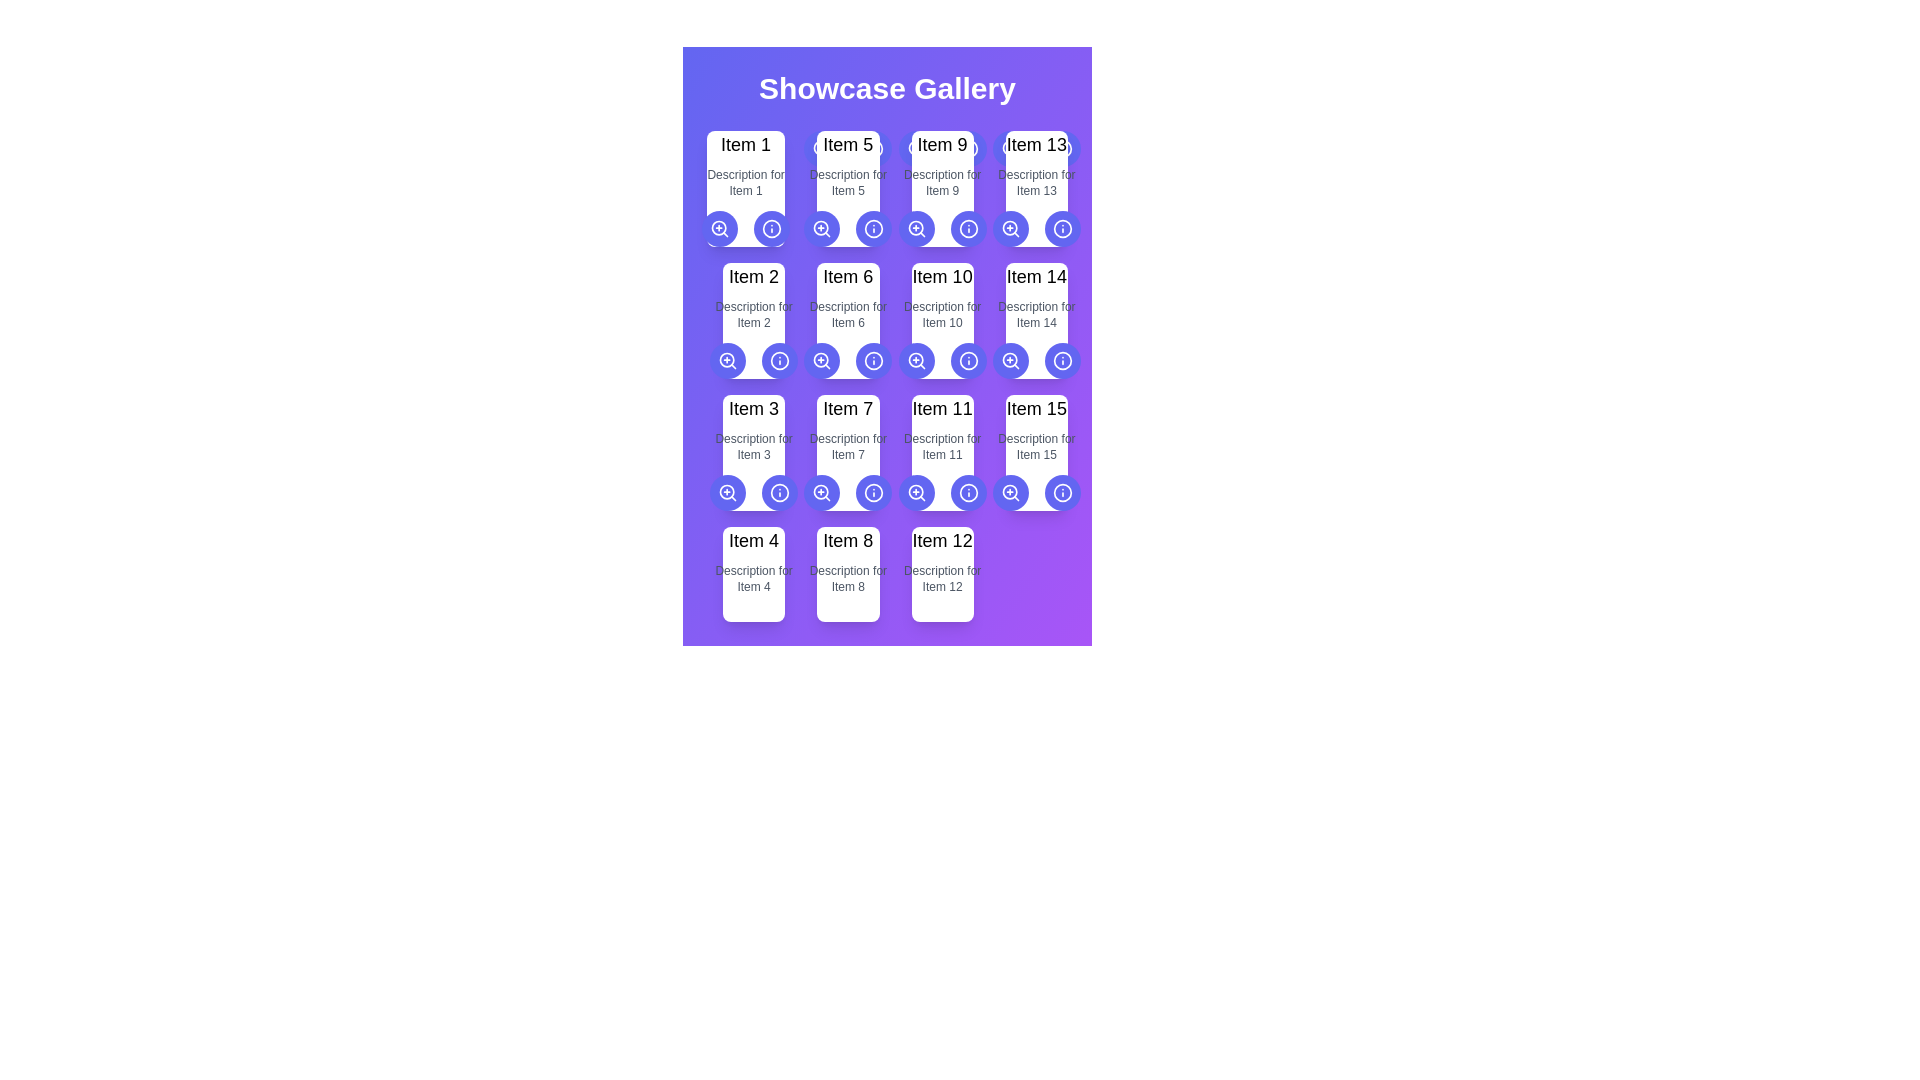 The width and height of the screenshot is (1920, 1080). Describe the element at coordinates (822, 493) in the screenshot. I see `the zoom-in button, which is the leftmost circular icon below the card labeled Item 7` at that location.